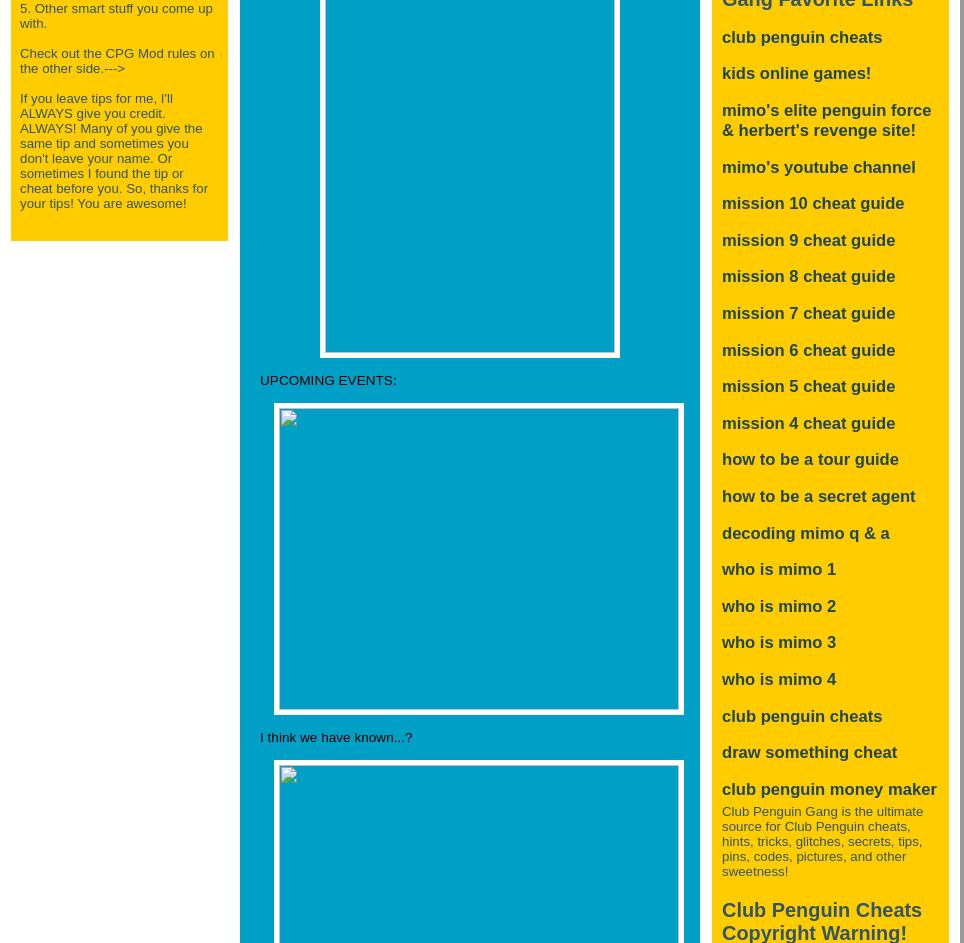 The width and height of the screenshot is (964, 943). What do you see at coordinates (807, 349) in the screenshot?
I see `'Mission 6 CHEAT GUIDE'` at bounding box center [807, 349].